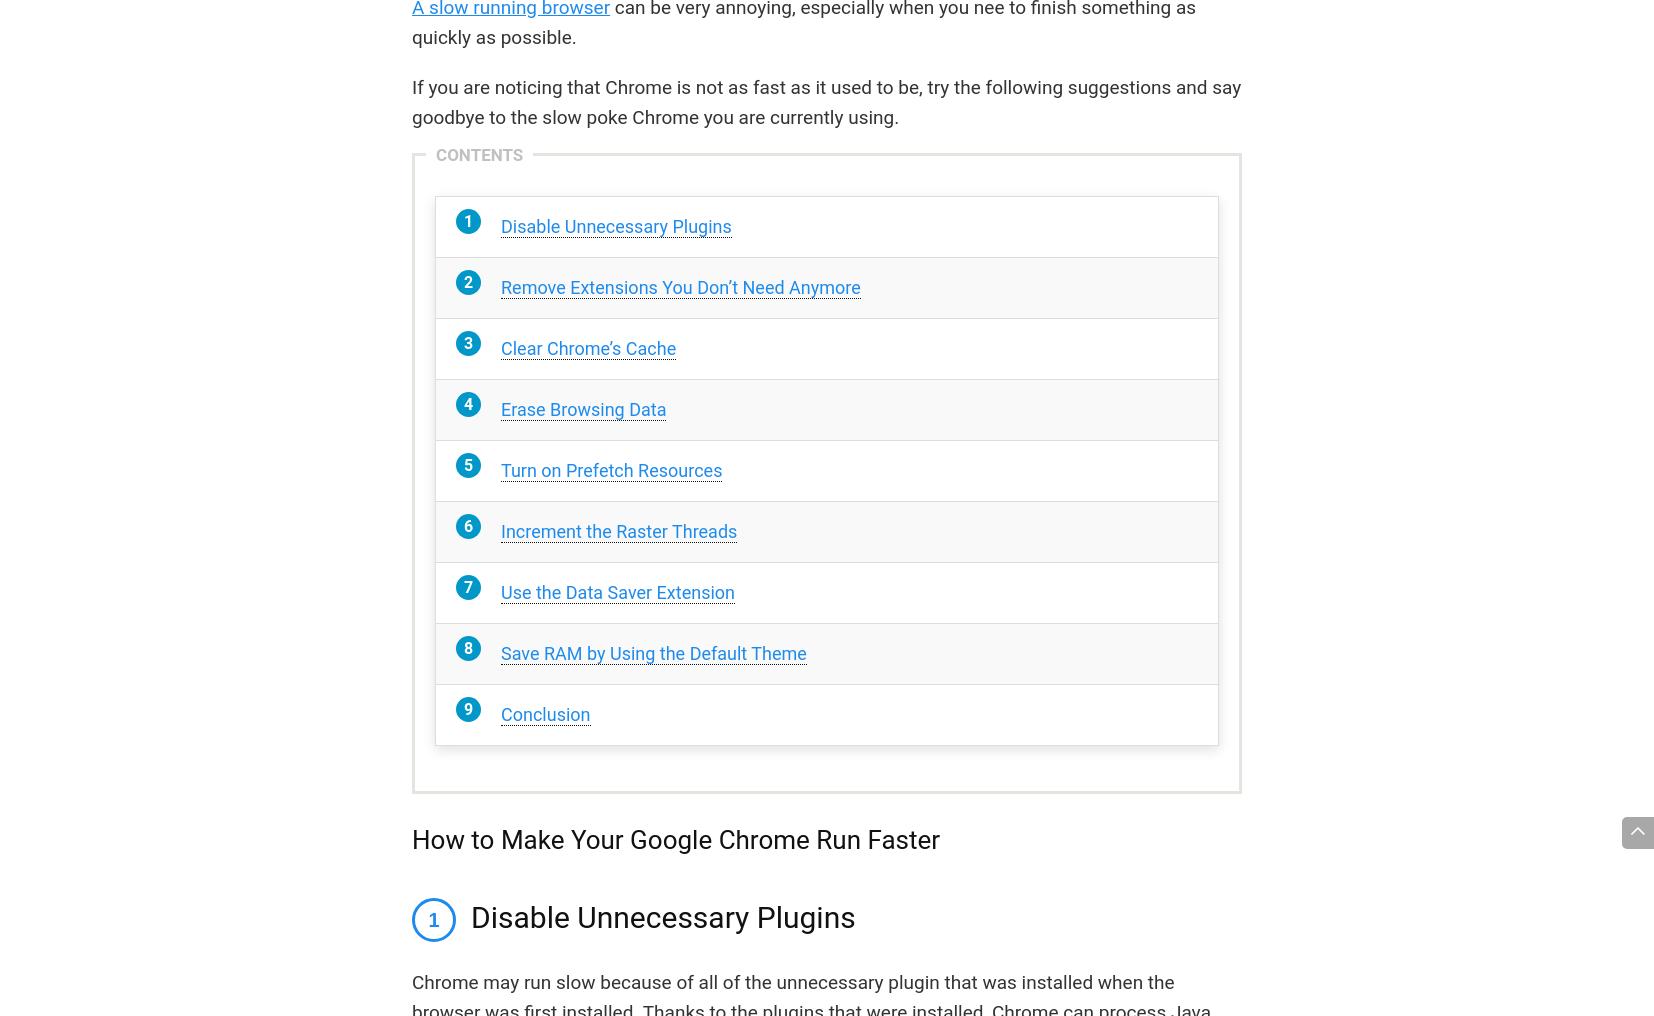 This screenshot has width=1654, height=1016. Describe the element at coordinates (411, 840) in the screenshot. I see `'How to Make Your Google Chrome Run Faster'` at that location.